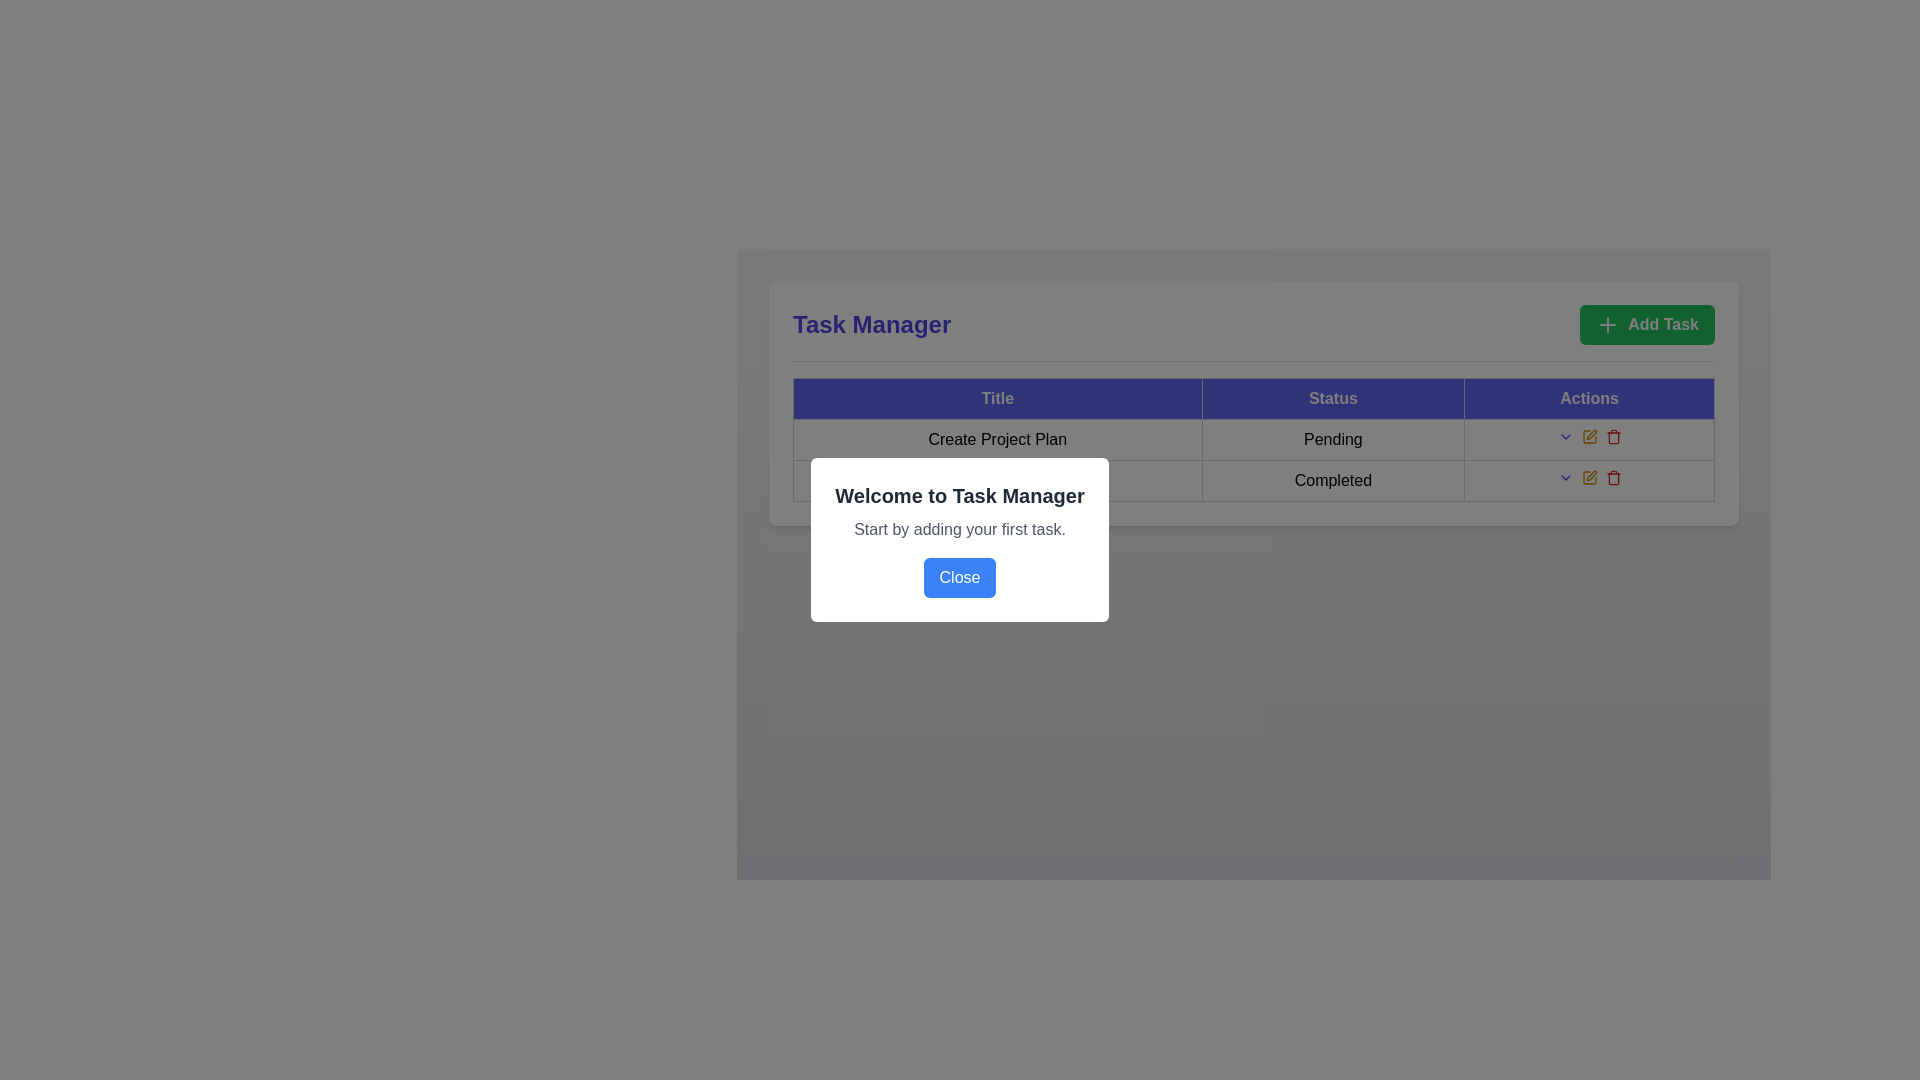  I want to click on the delete button icon located in the 'Actions' column for the task labeled 'Completed', so click(1613, 478).